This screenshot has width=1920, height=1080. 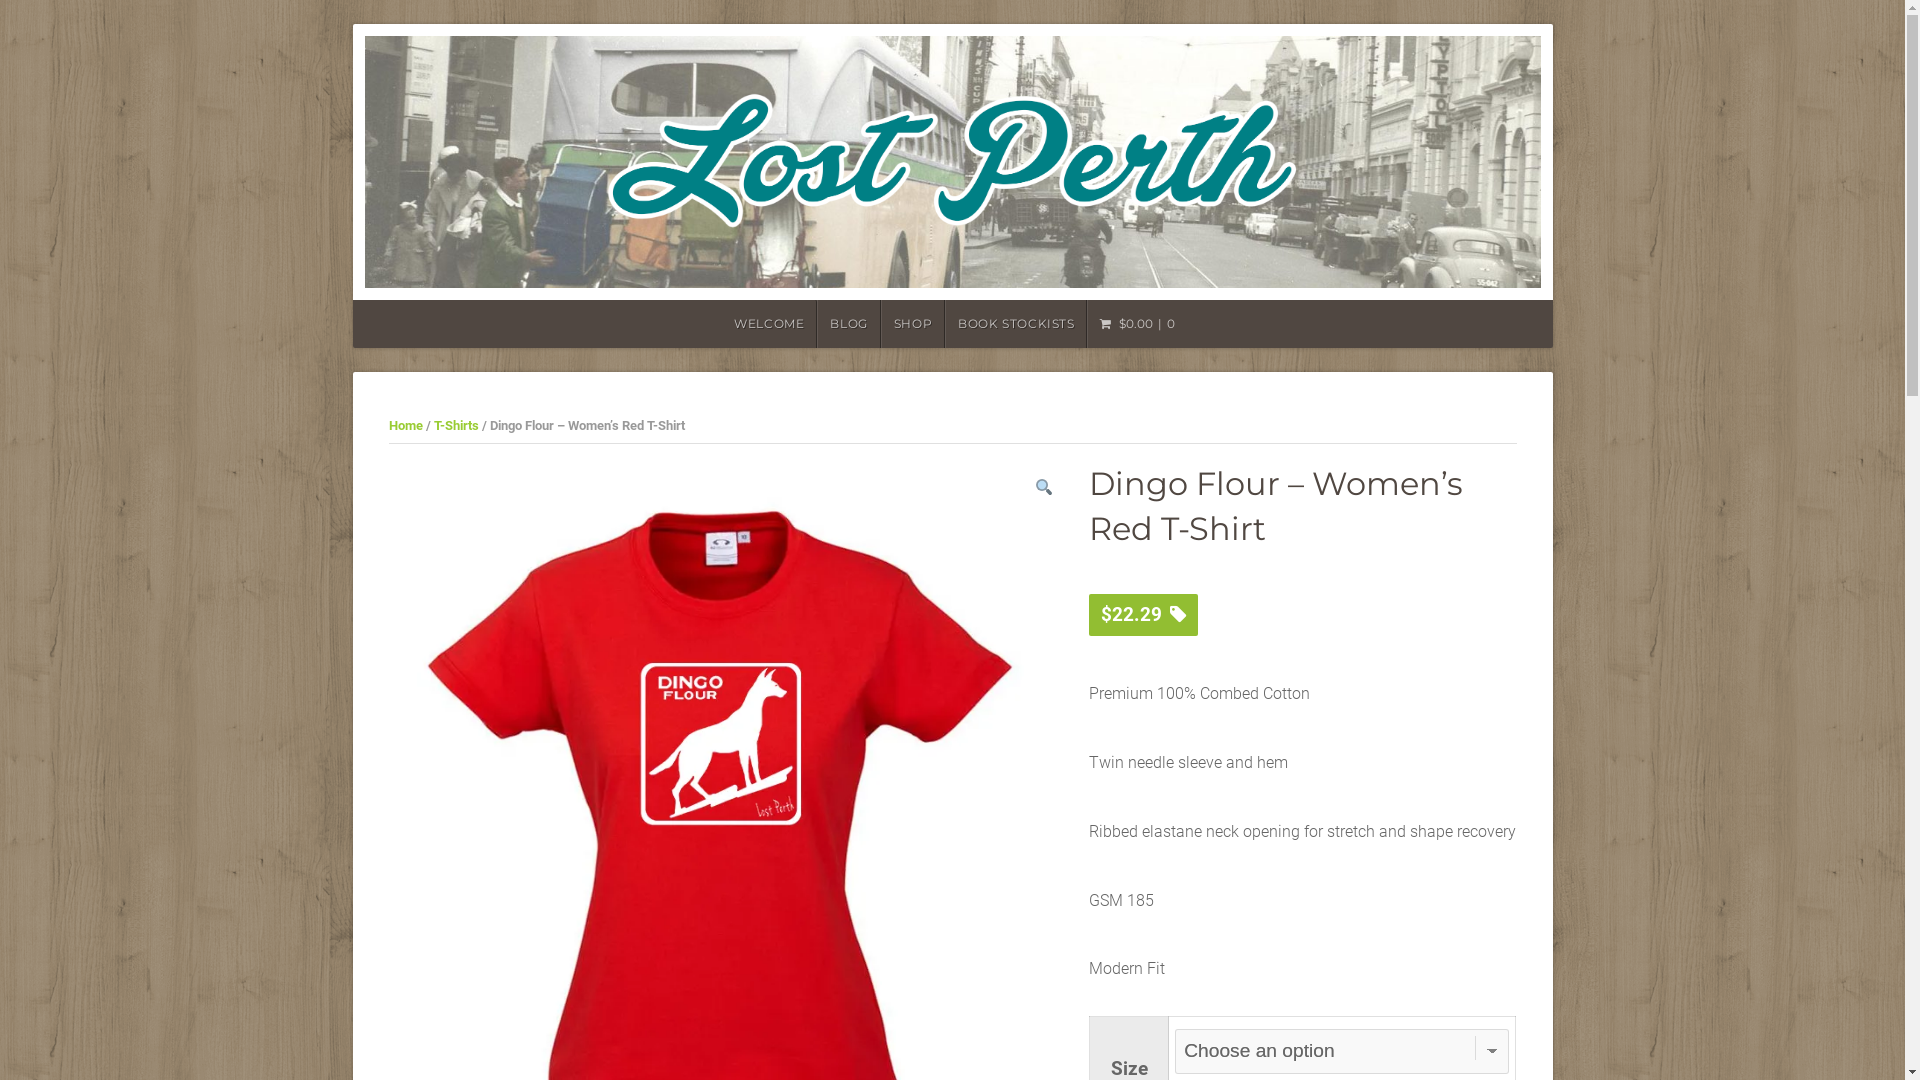 I want to click on 'BOOK STOCKISTS', so click(x=1015, y=323).